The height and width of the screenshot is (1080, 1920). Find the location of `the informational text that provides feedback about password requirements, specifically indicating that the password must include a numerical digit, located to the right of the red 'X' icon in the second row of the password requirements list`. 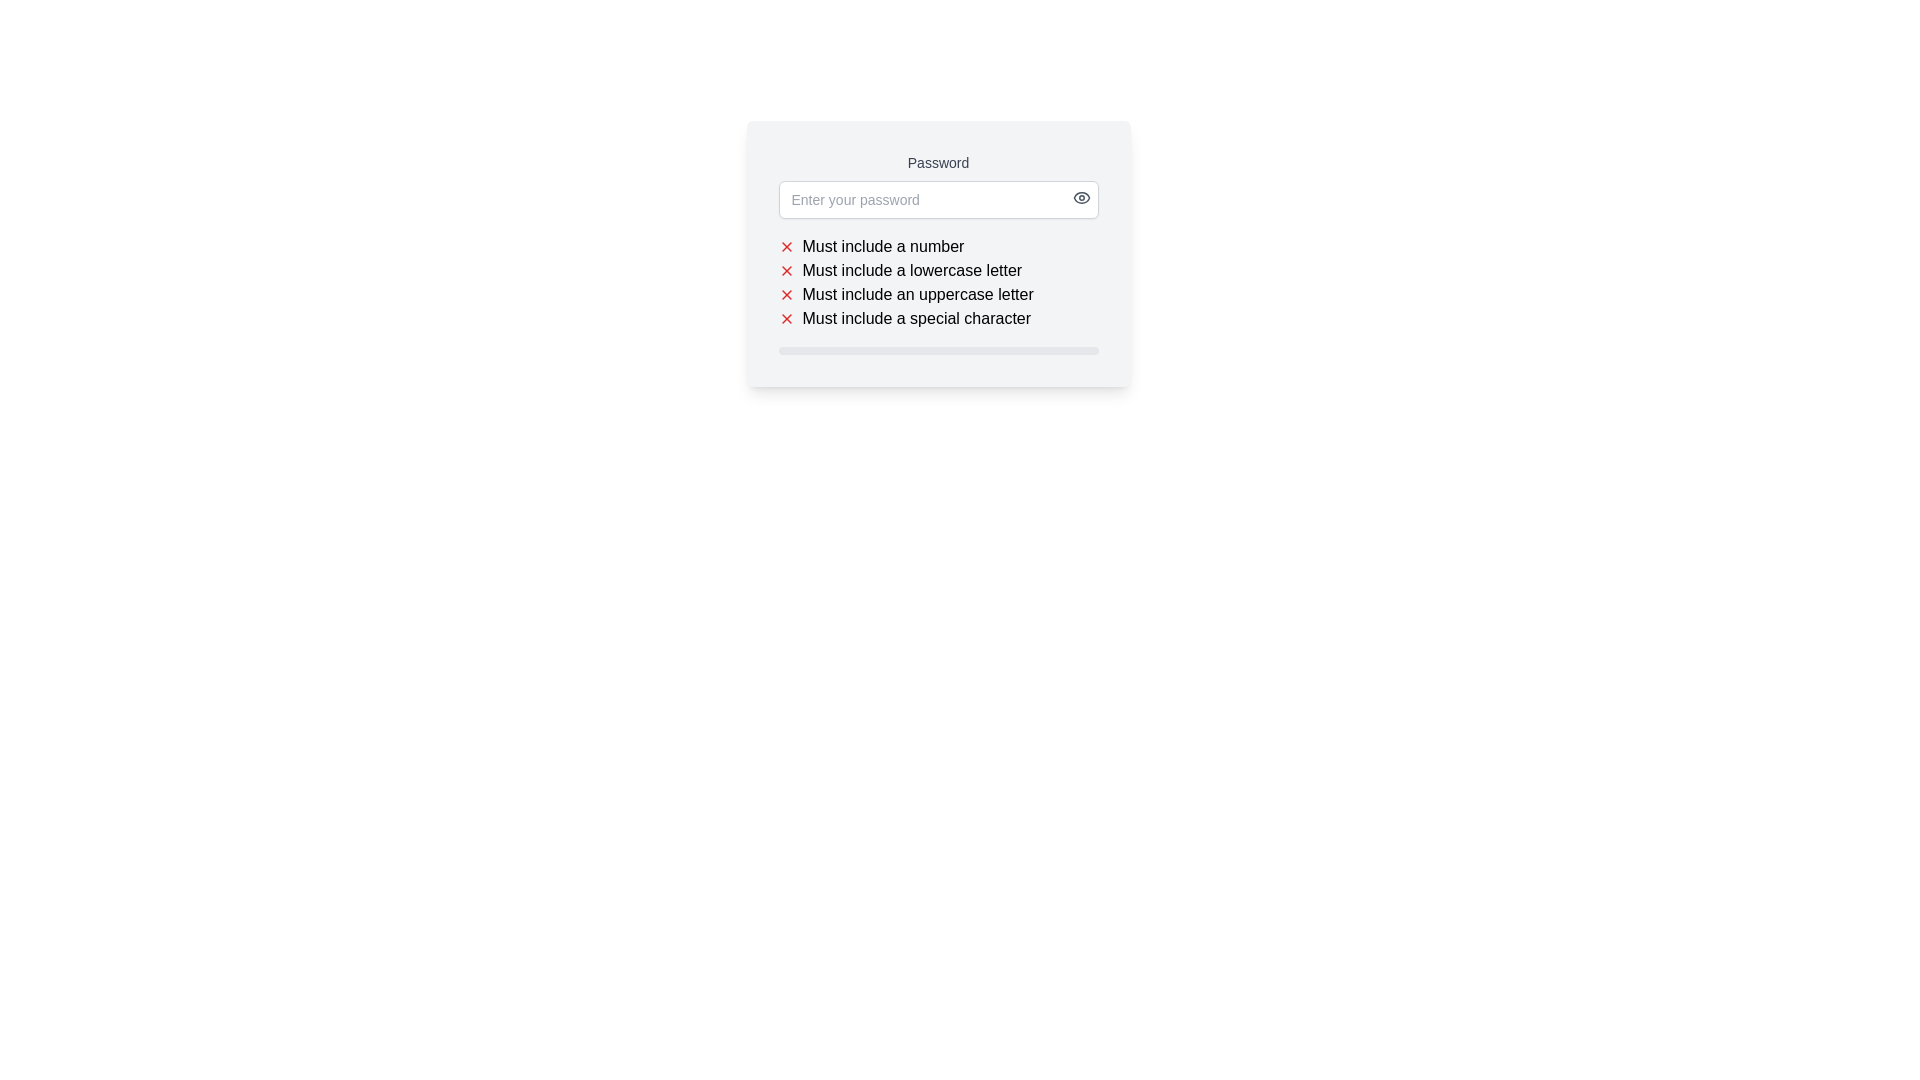

the informational text that provides feedback about password requirements, specifically indicating that the password must include a numerical digit, located to the right of the red 'X' icon in the second row of the password requirements list is located at coordinates (882, 245).